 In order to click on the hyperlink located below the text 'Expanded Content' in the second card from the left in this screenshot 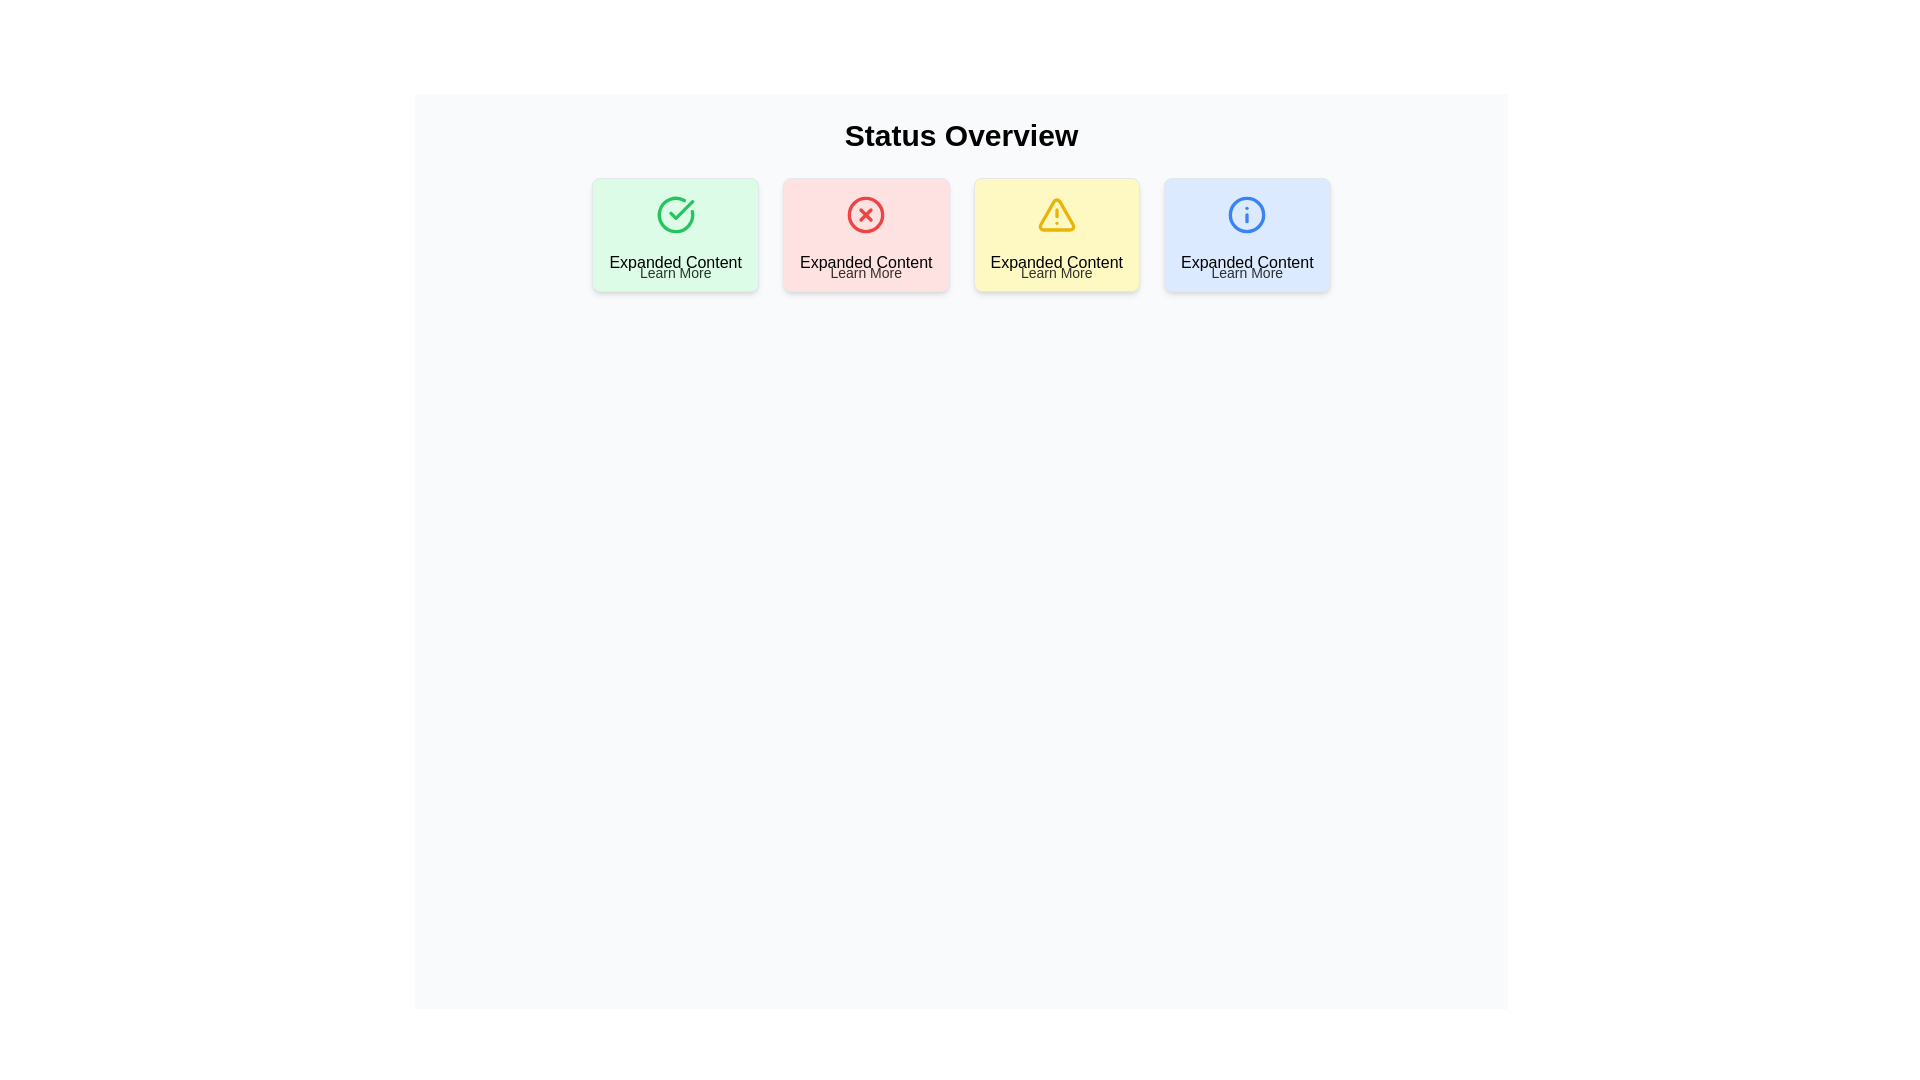, I will do `click(865, 273)`.